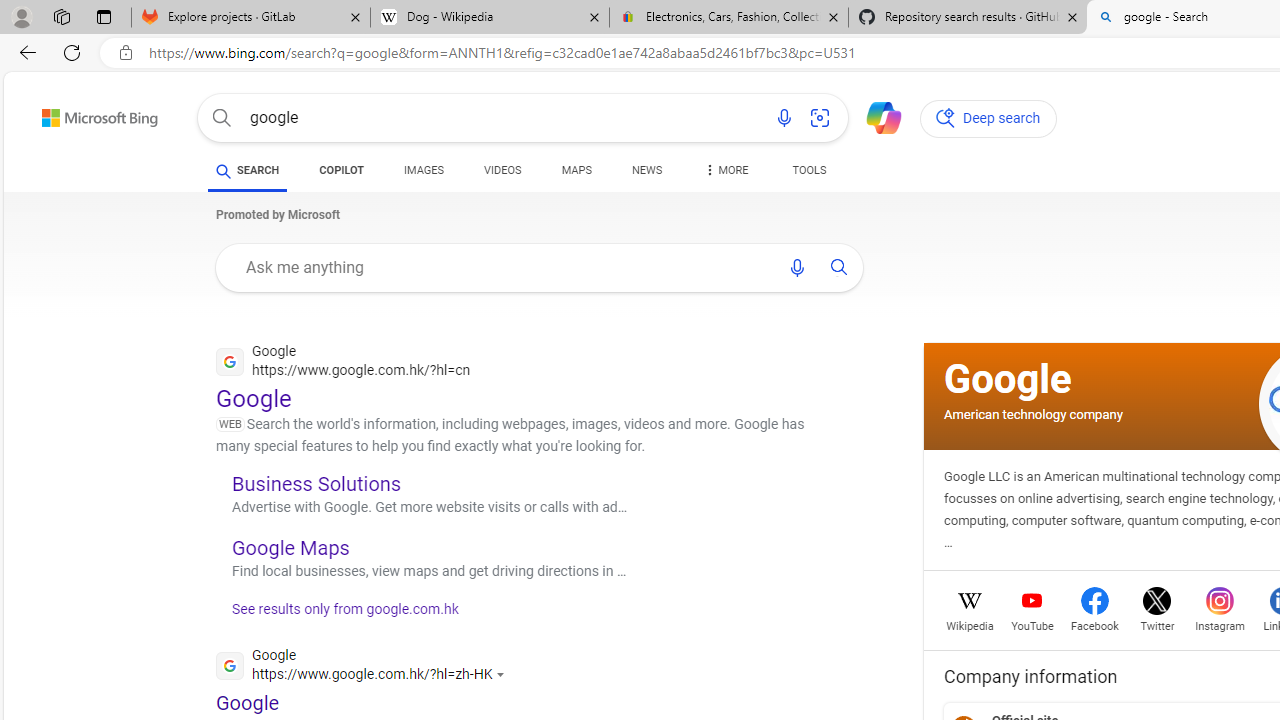  I want to click on 'Actions for this site', so click(503, 674).